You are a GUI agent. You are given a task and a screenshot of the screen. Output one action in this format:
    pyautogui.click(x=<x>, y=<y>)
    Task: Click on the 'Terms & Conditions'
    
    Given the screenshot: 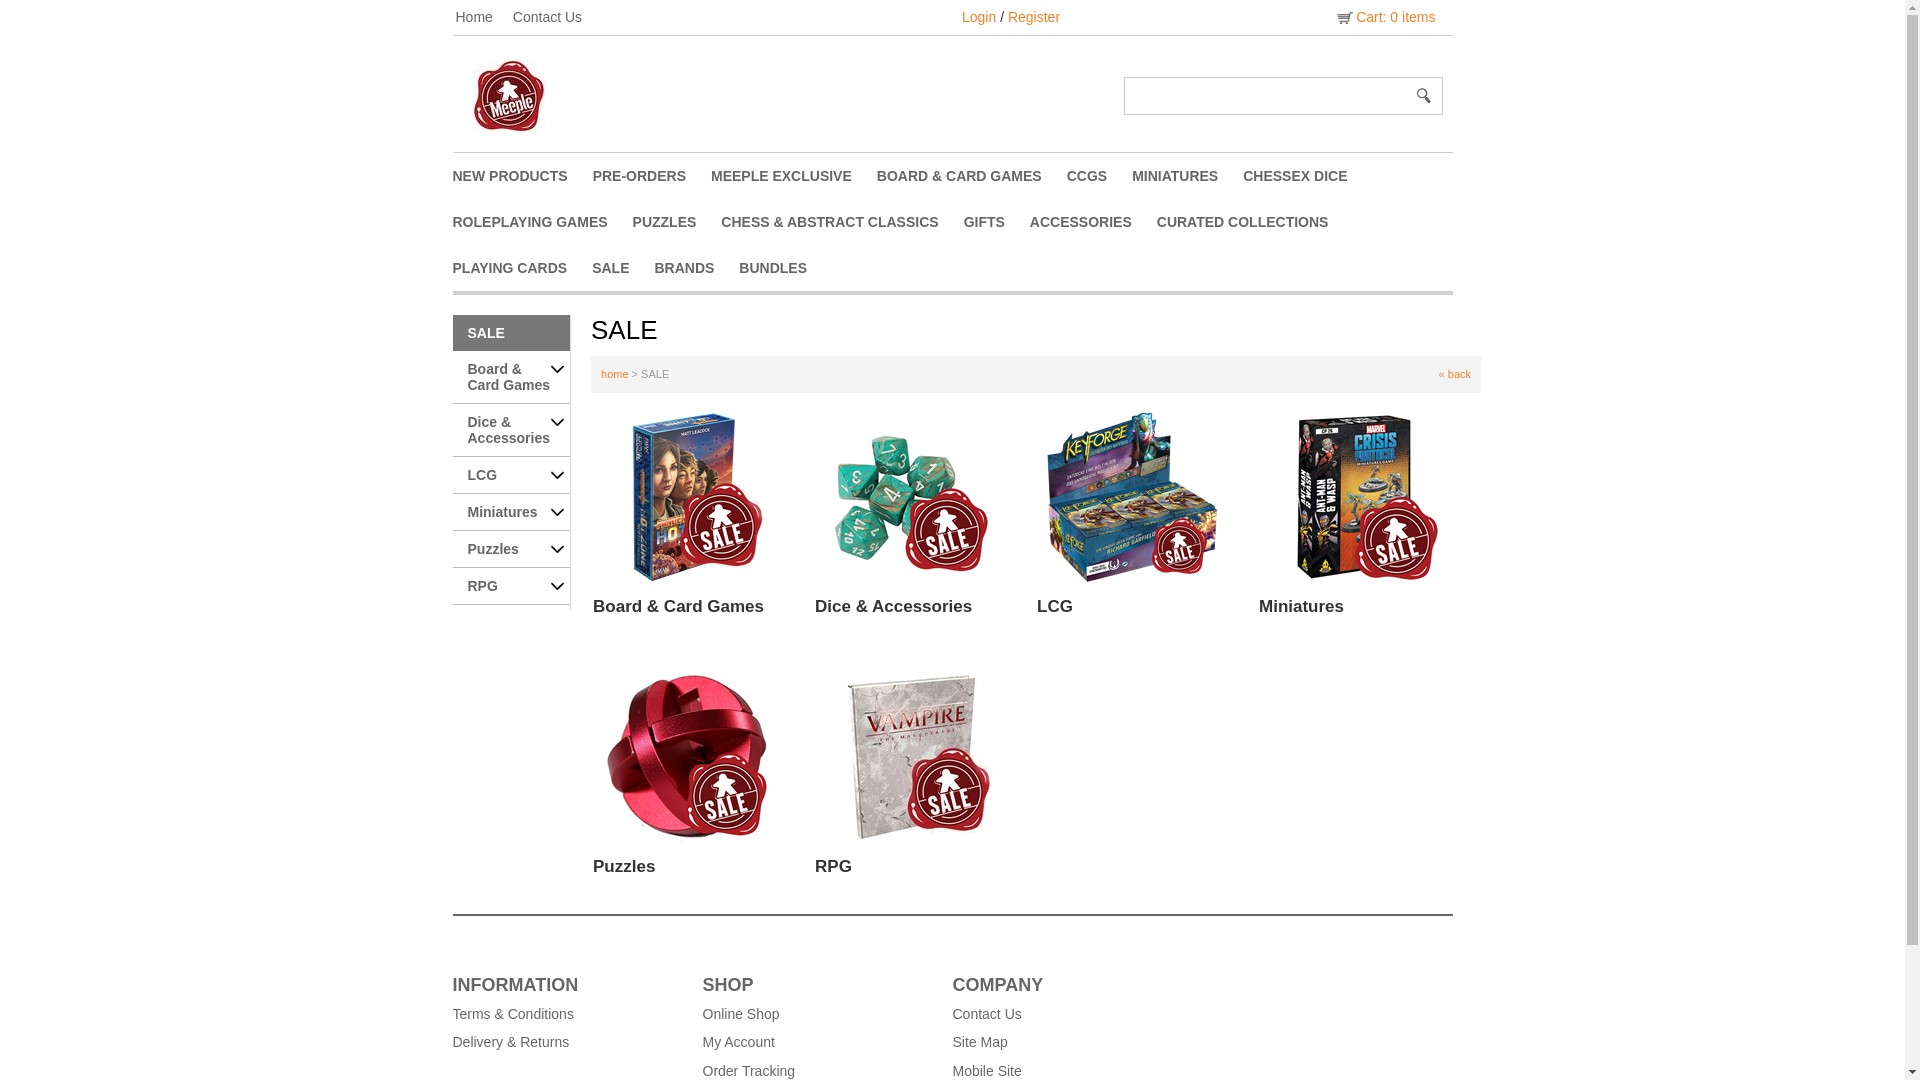 What is the action you would take?
    pyautogui.click(x=565, y=1014)
    